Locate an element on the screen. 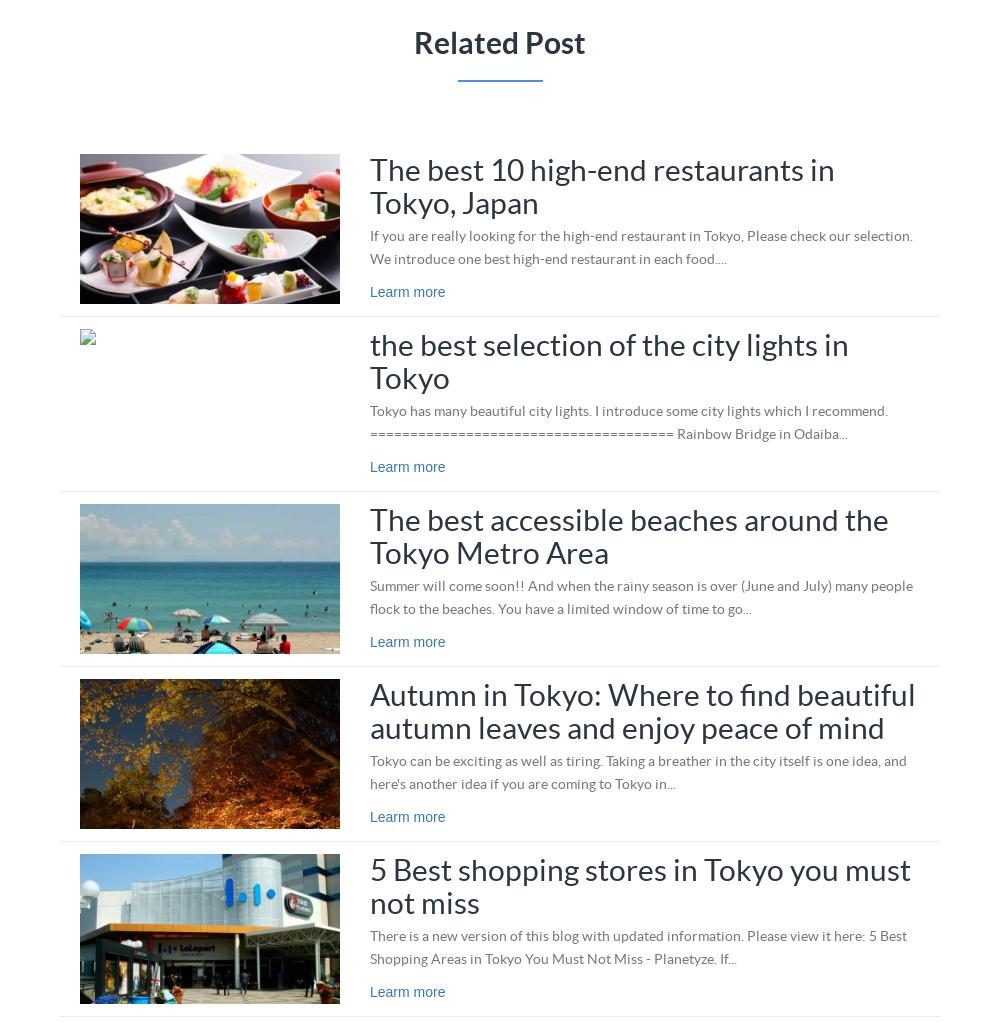  'Related Post' is located at coordinates (414, 41).